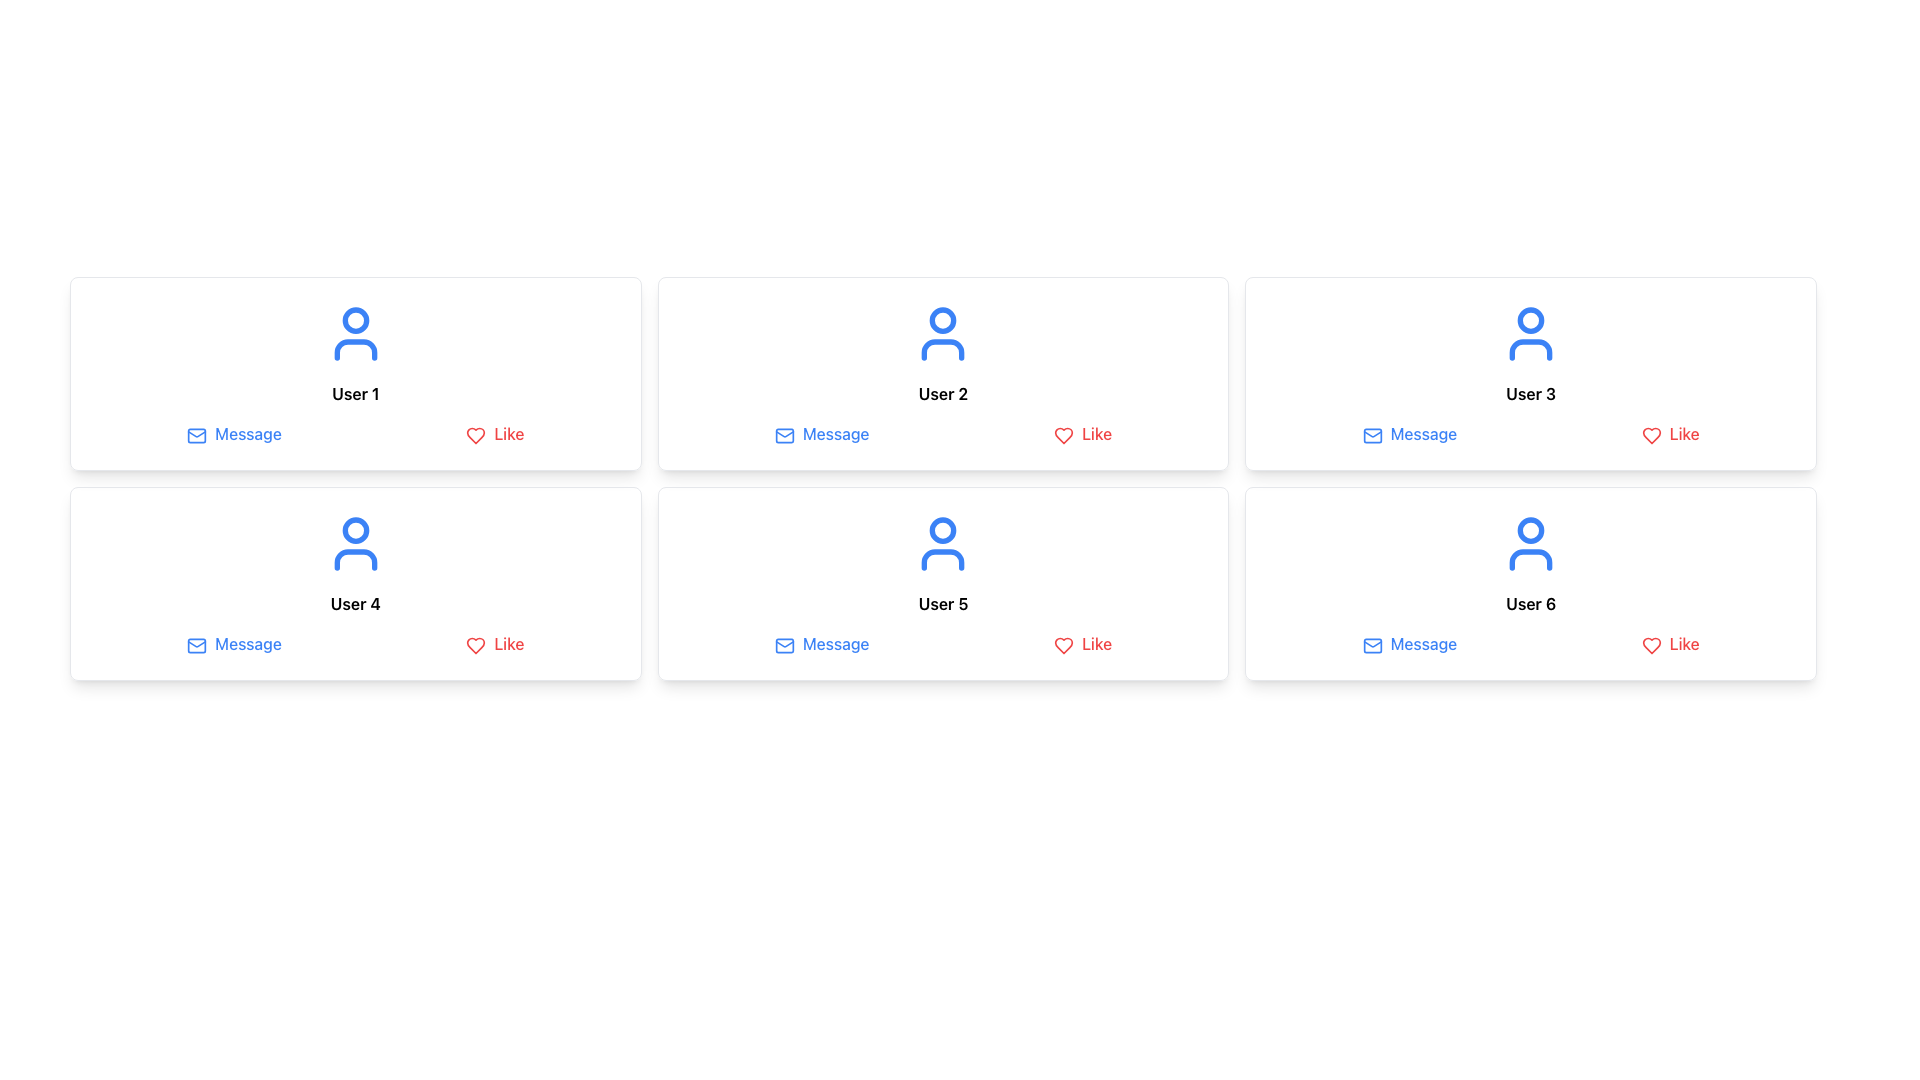 The image size is (1920, 1080). I want to click on the heart icon located in the lower row of User 5's card to like the profile, so click(1063, 645).